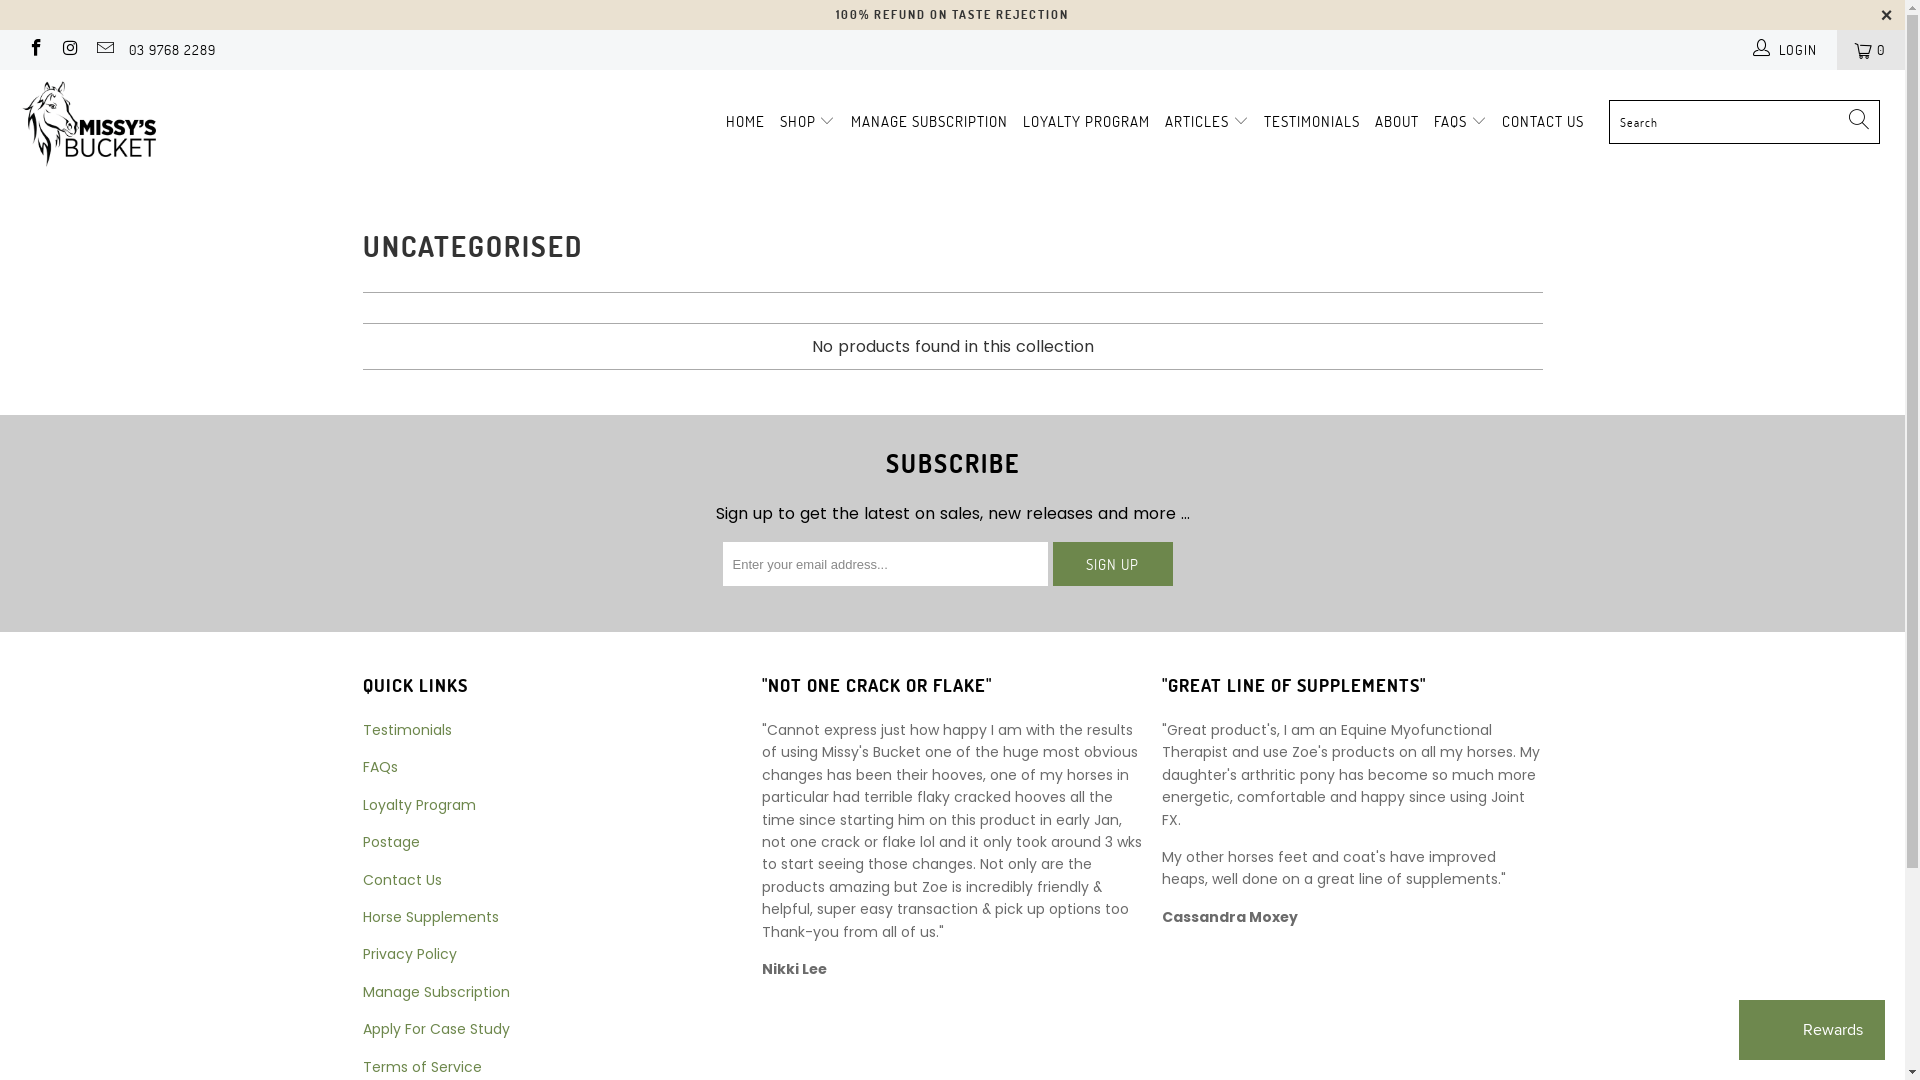  Describe the element at coordinates (59, 49) in the screenshot. I see `'Missy's Bucket on Instagram'` at that location.